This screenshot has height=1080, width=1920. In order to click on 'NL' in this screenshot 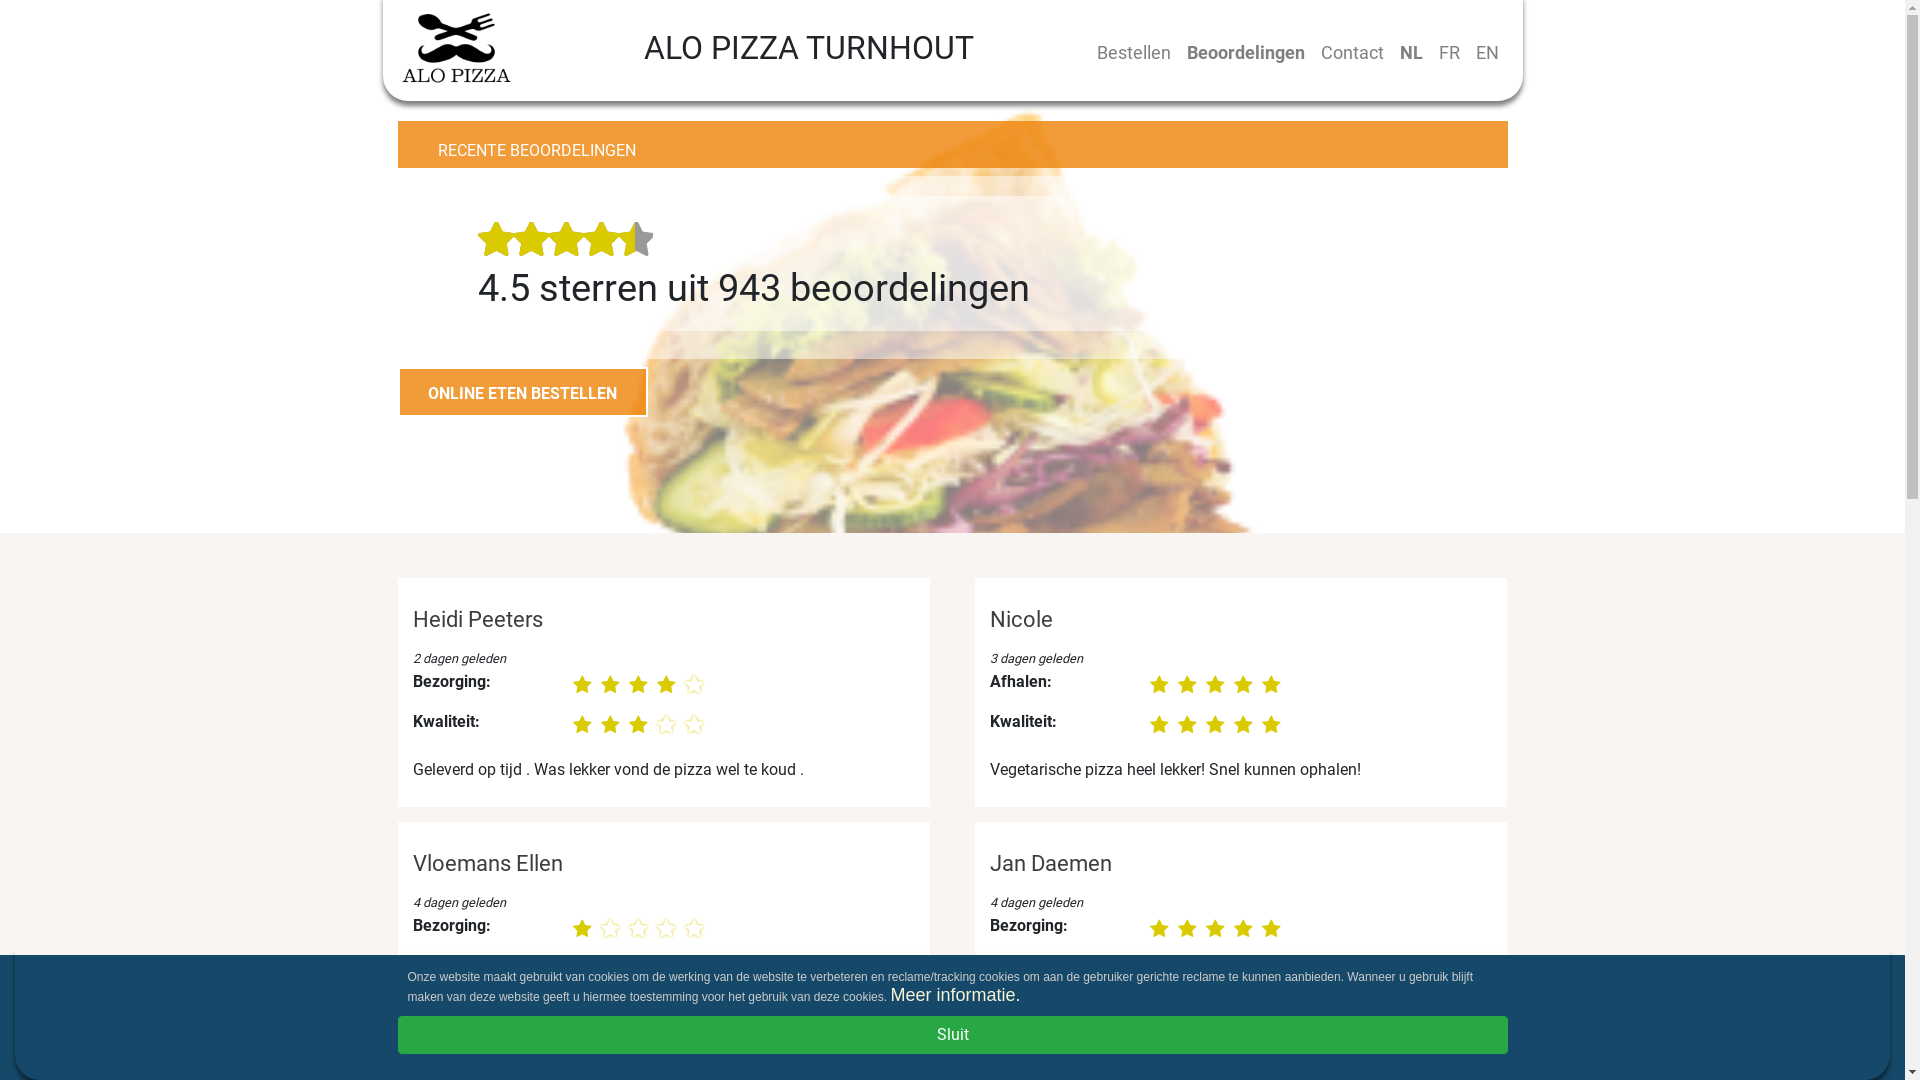, I will do `click(1410, 51)`.